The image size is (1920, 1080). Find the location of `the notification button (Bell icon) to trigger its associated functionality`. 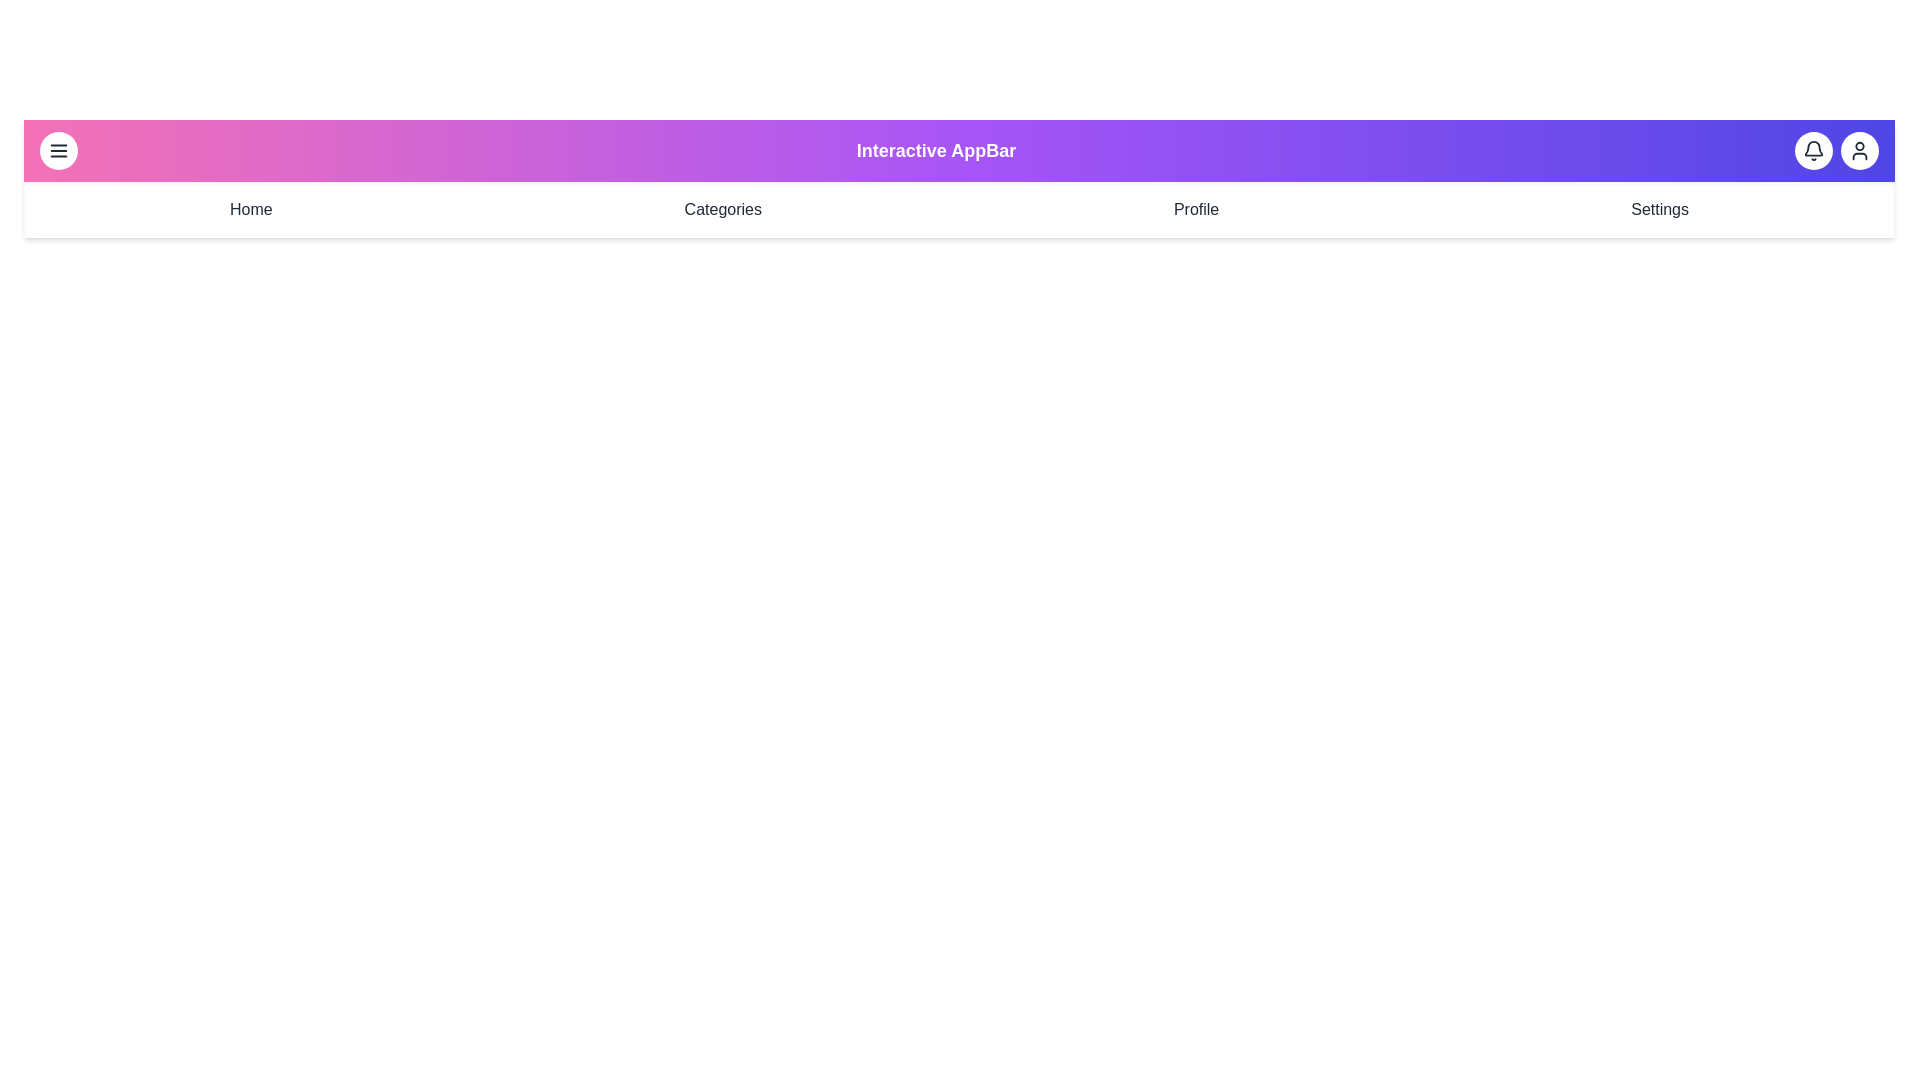

the notification button (Bell icon) to trigger its associated functionality is located at coordinates (1814, 149).